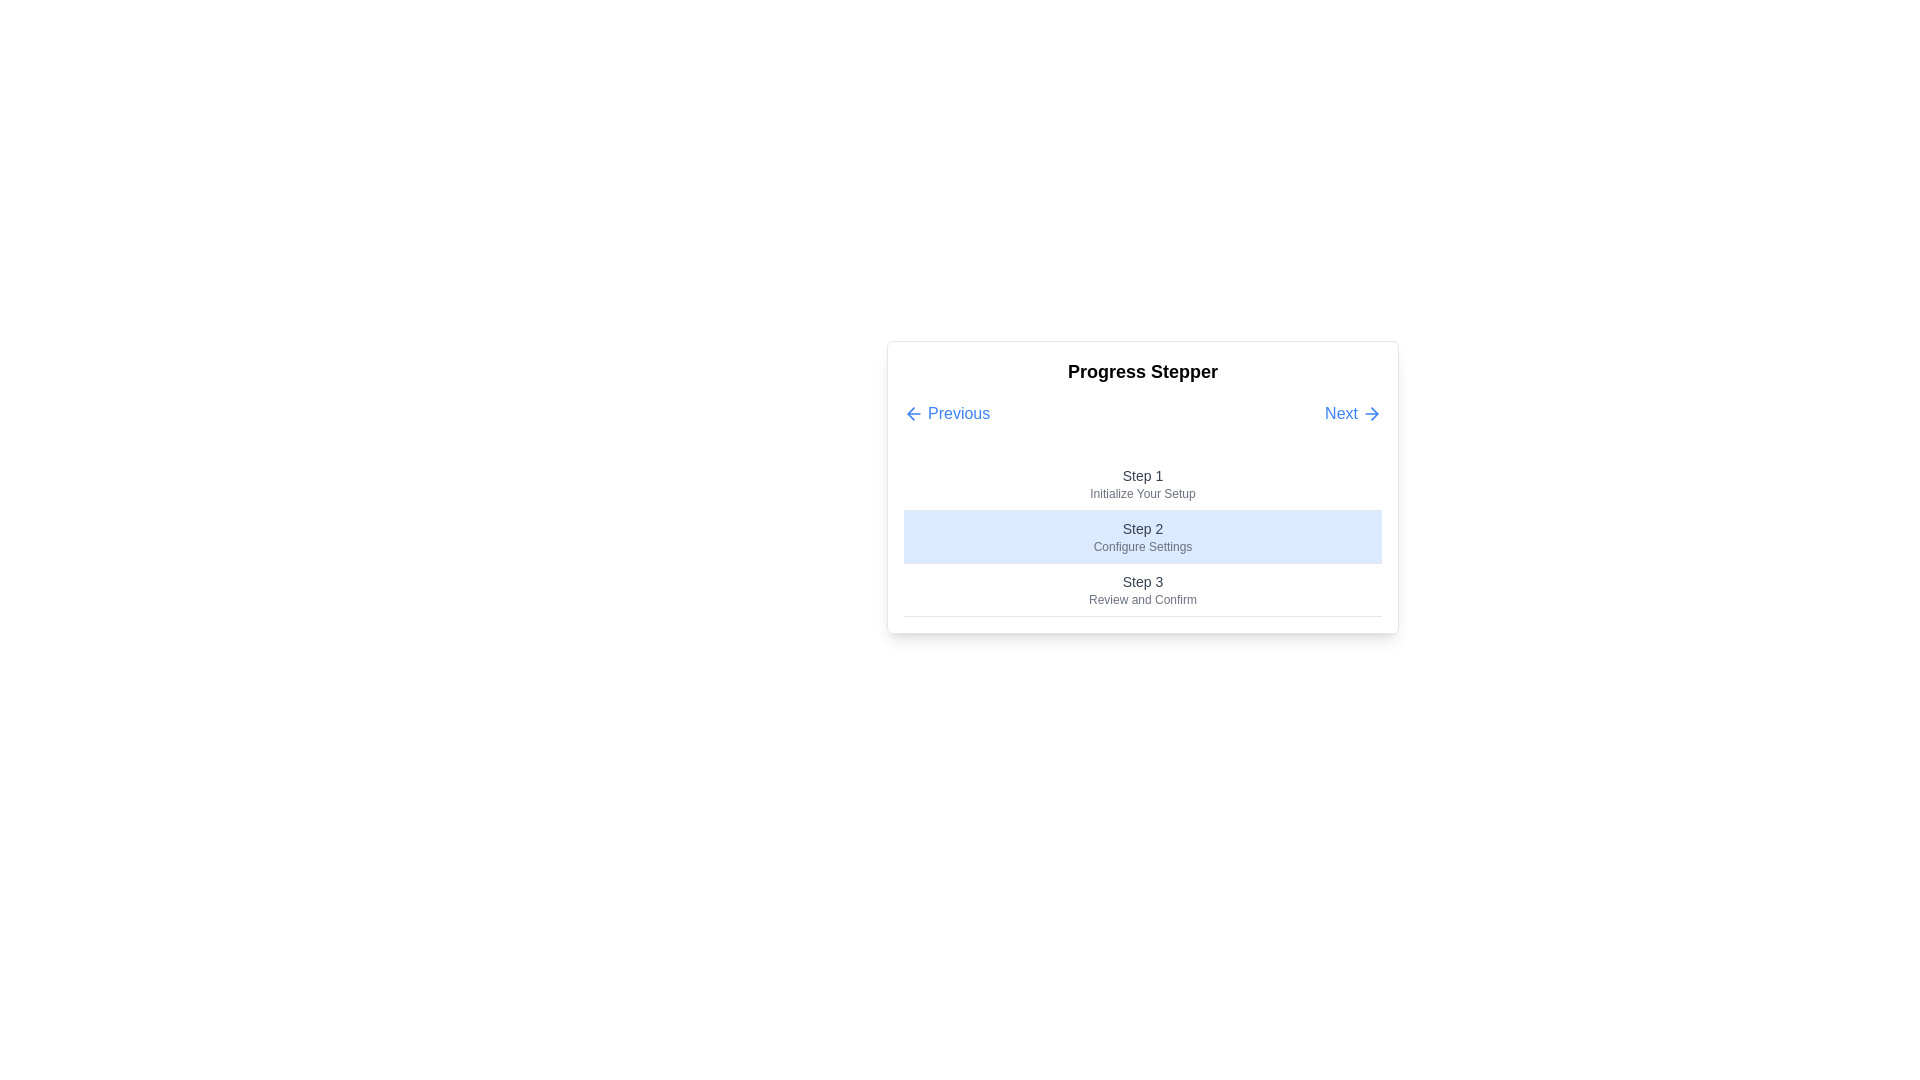  Describe the element at coordinates (1142, 484) in the screenshot. I see `the 'Step 1' text block, which is a centered two-line text indicator styled in gray, positioned above 'Step 2: Configure Settings'` at that location.